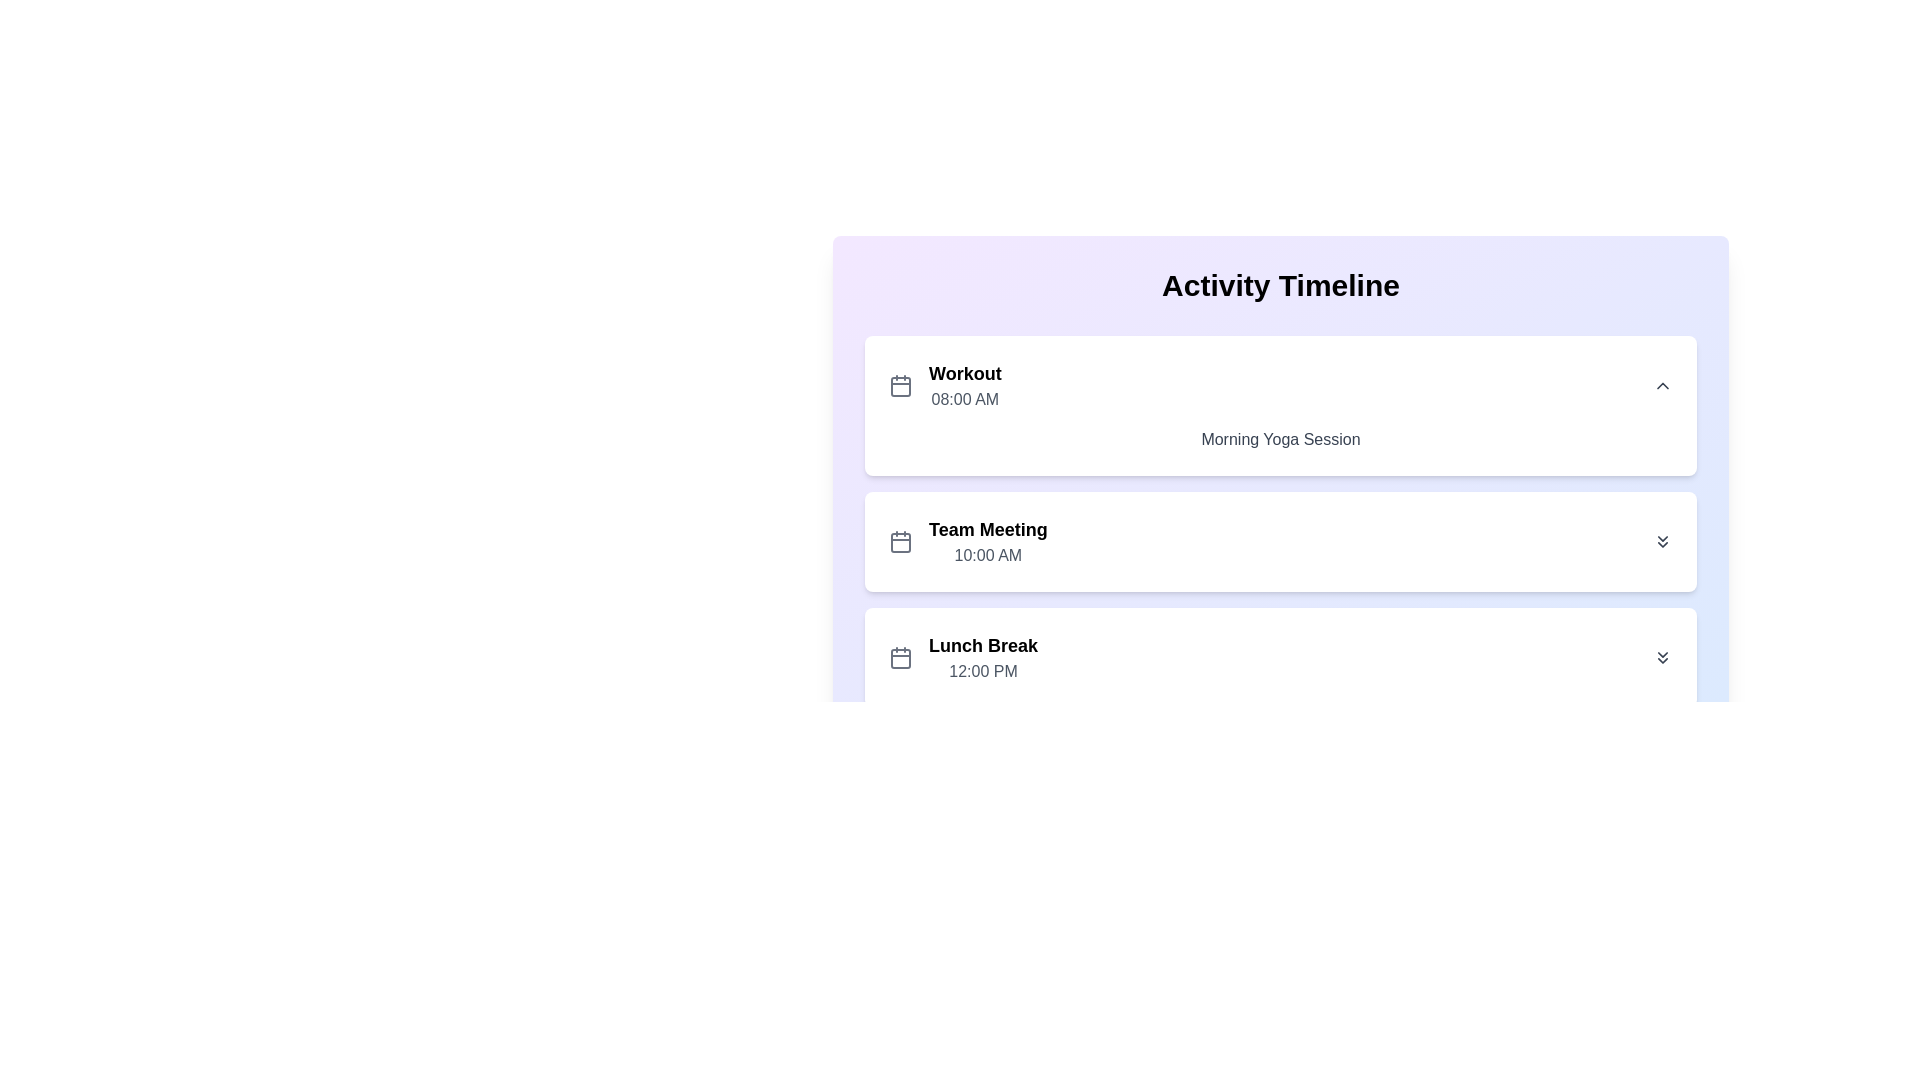 This screenshot has height=1080, width=1920. What do you see at coordinates (1662, 385) in the screenshot?
I see `the collapse button located in the top right corner of the 'Workout' card to hide its details` at bounding box center [1662, 385].